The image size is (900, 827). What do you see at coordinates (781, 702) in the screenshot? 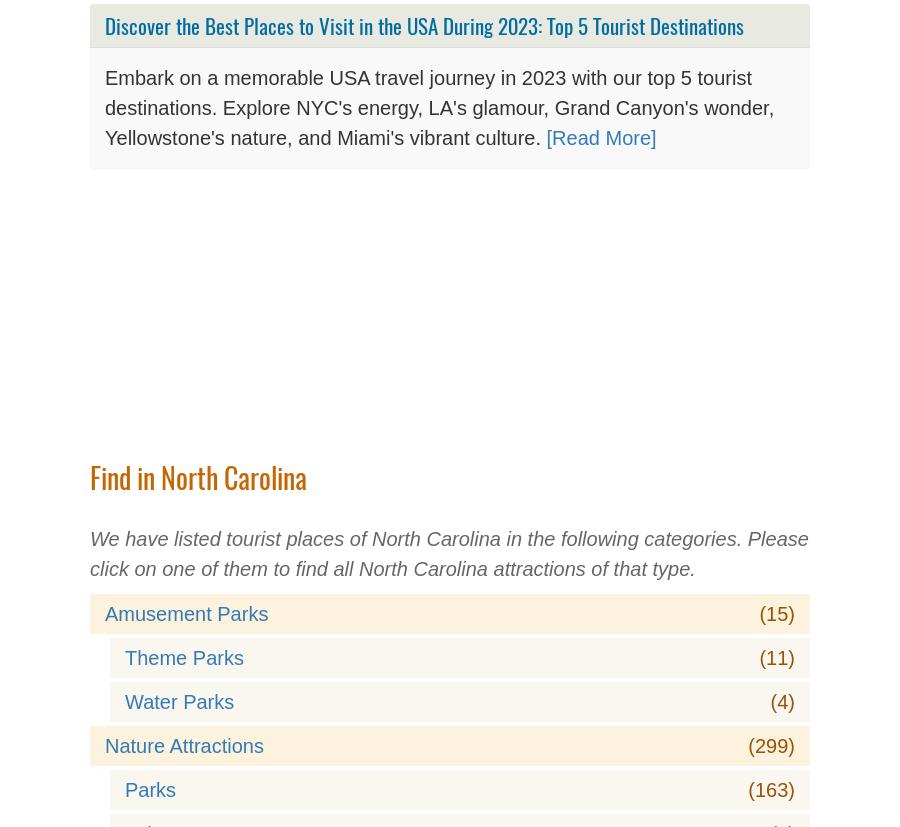
I see `'(4)'` at bounding box center [781, 702].